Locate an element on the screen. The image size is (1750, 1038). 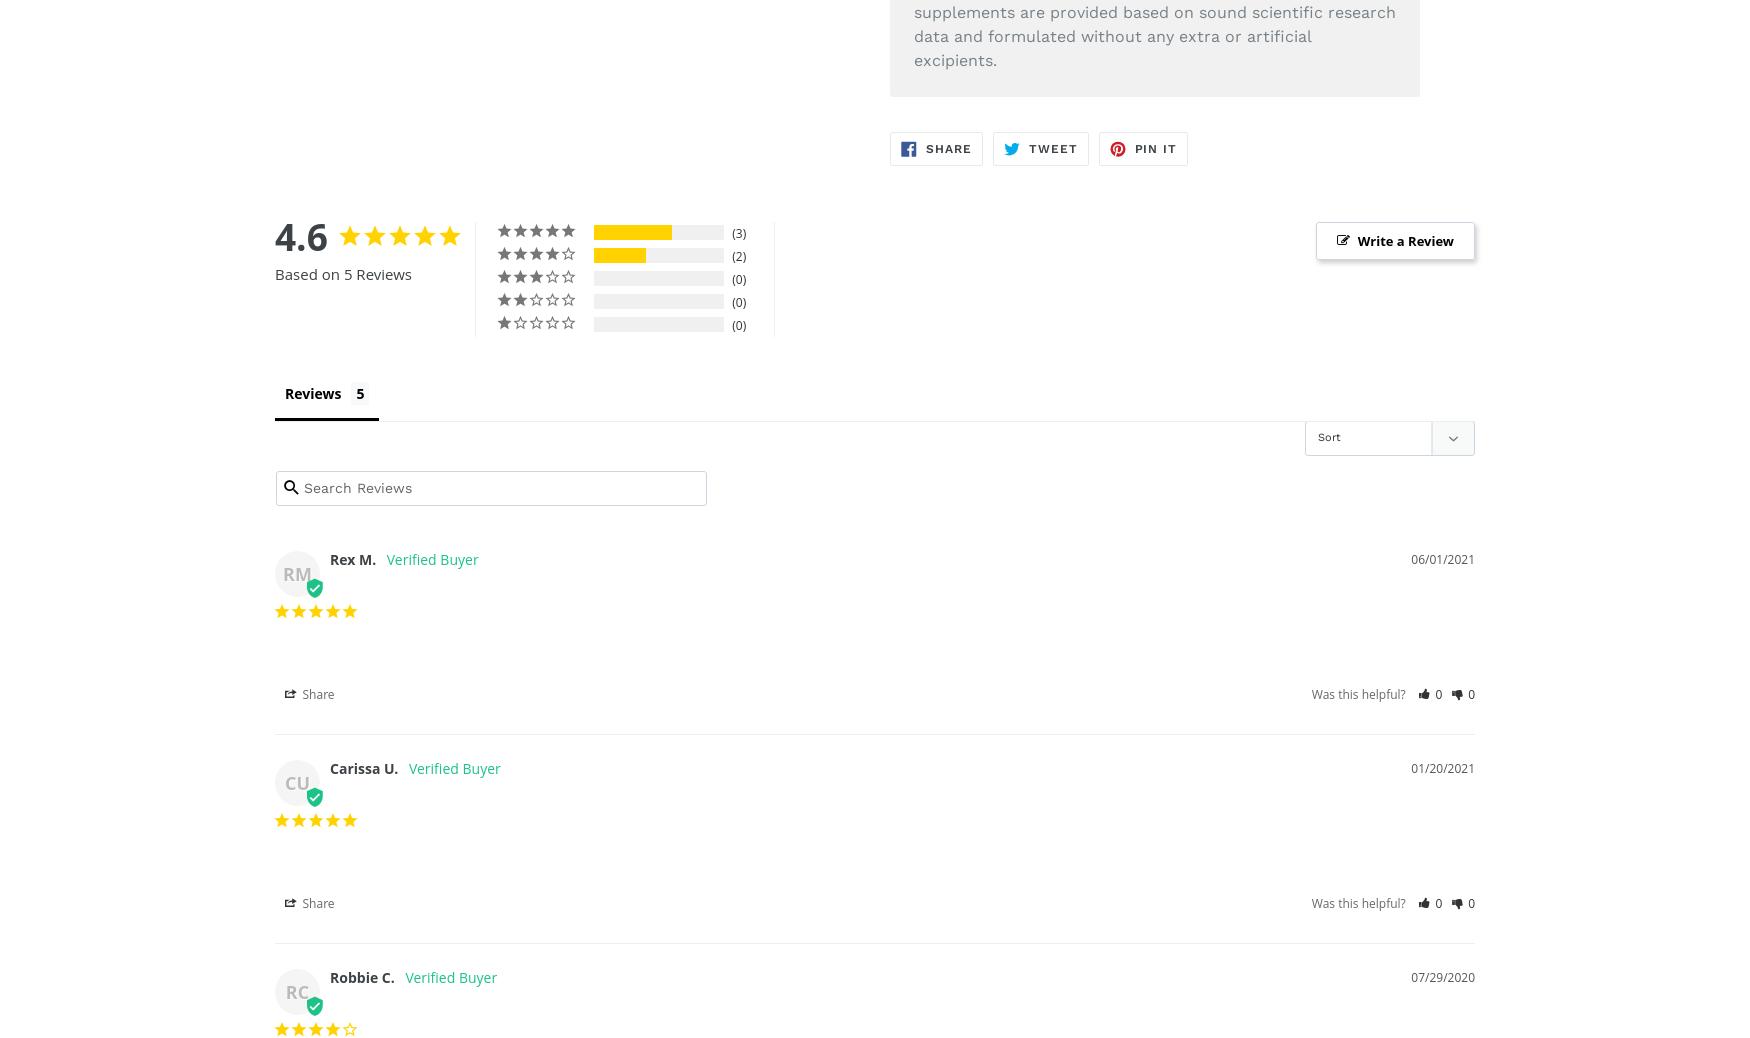
'2' is located at coordinates (738, 254).